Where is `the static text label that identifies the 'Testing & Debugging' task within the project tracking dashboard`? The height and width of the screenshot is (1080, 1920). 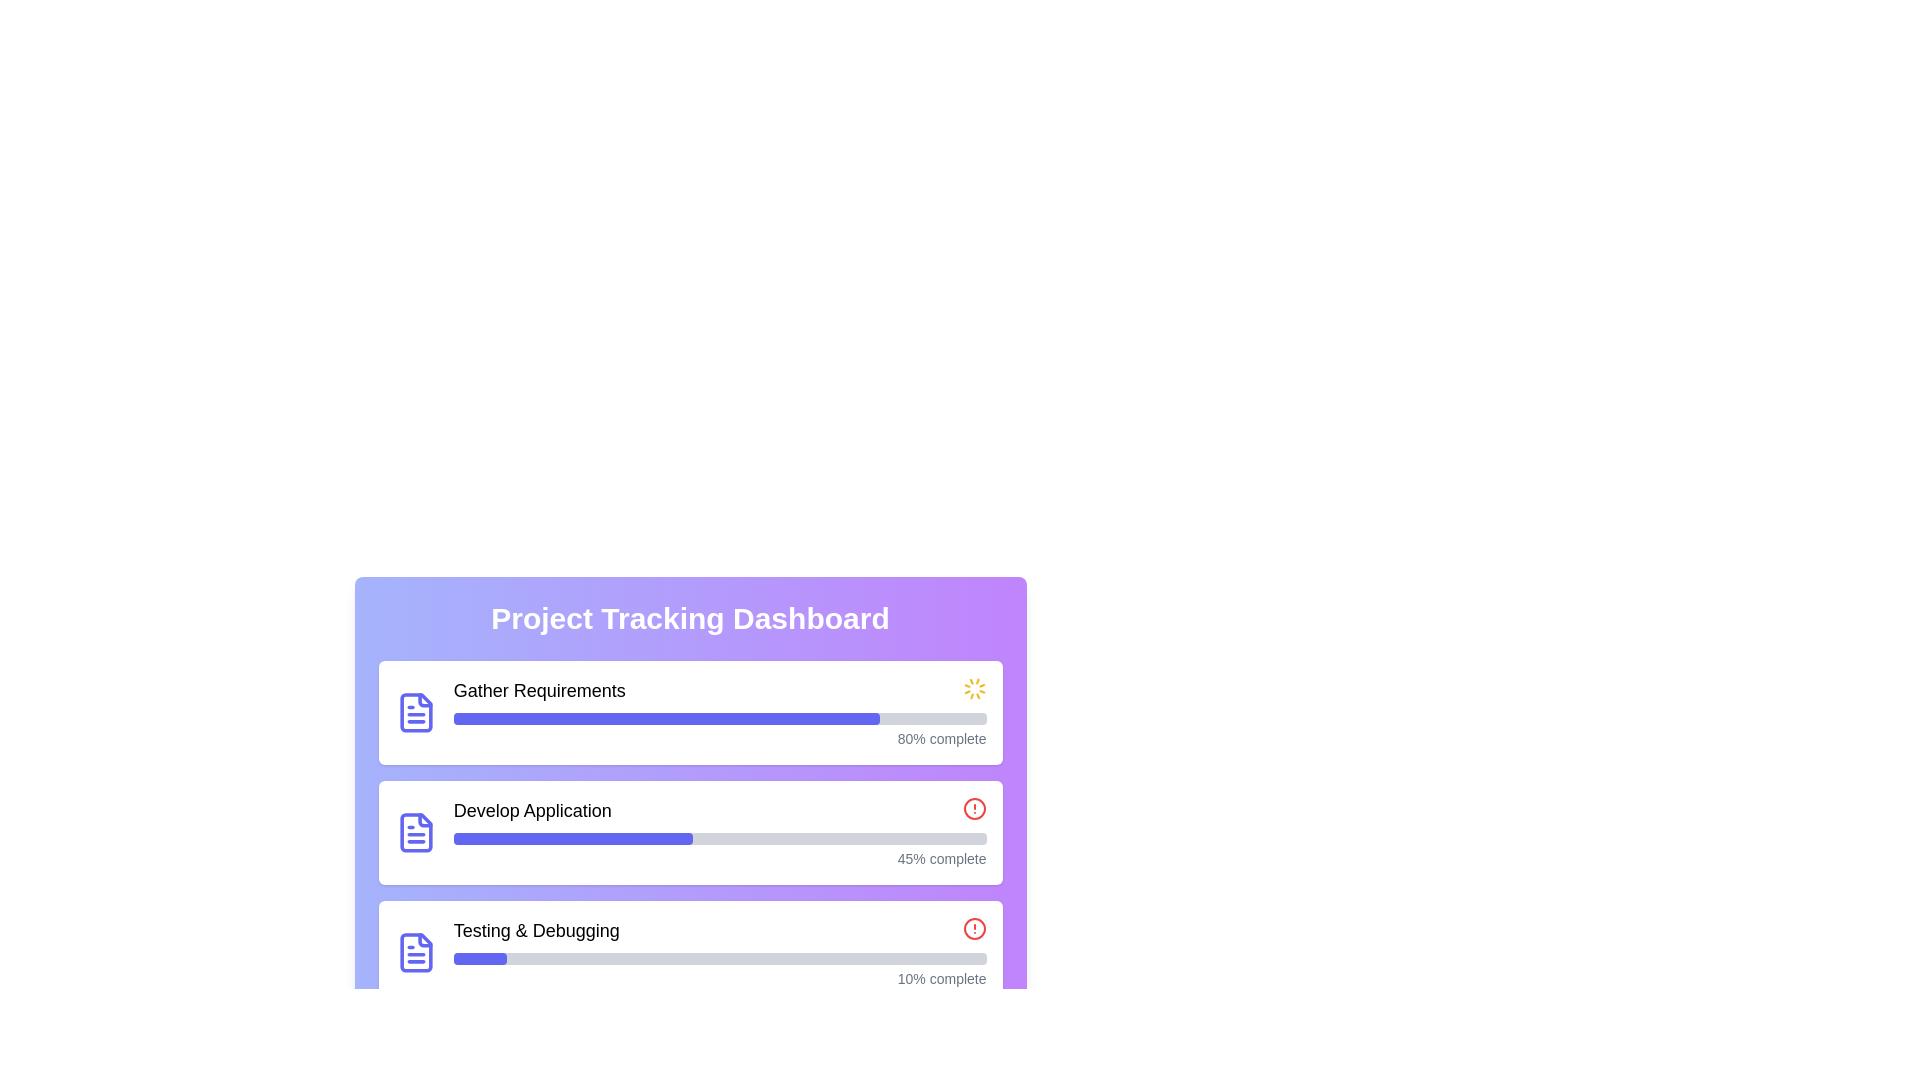
the static text label that identifies the 'Testing & Debugging' task within the project tracking dashboard is located at coordinates (536, 930).